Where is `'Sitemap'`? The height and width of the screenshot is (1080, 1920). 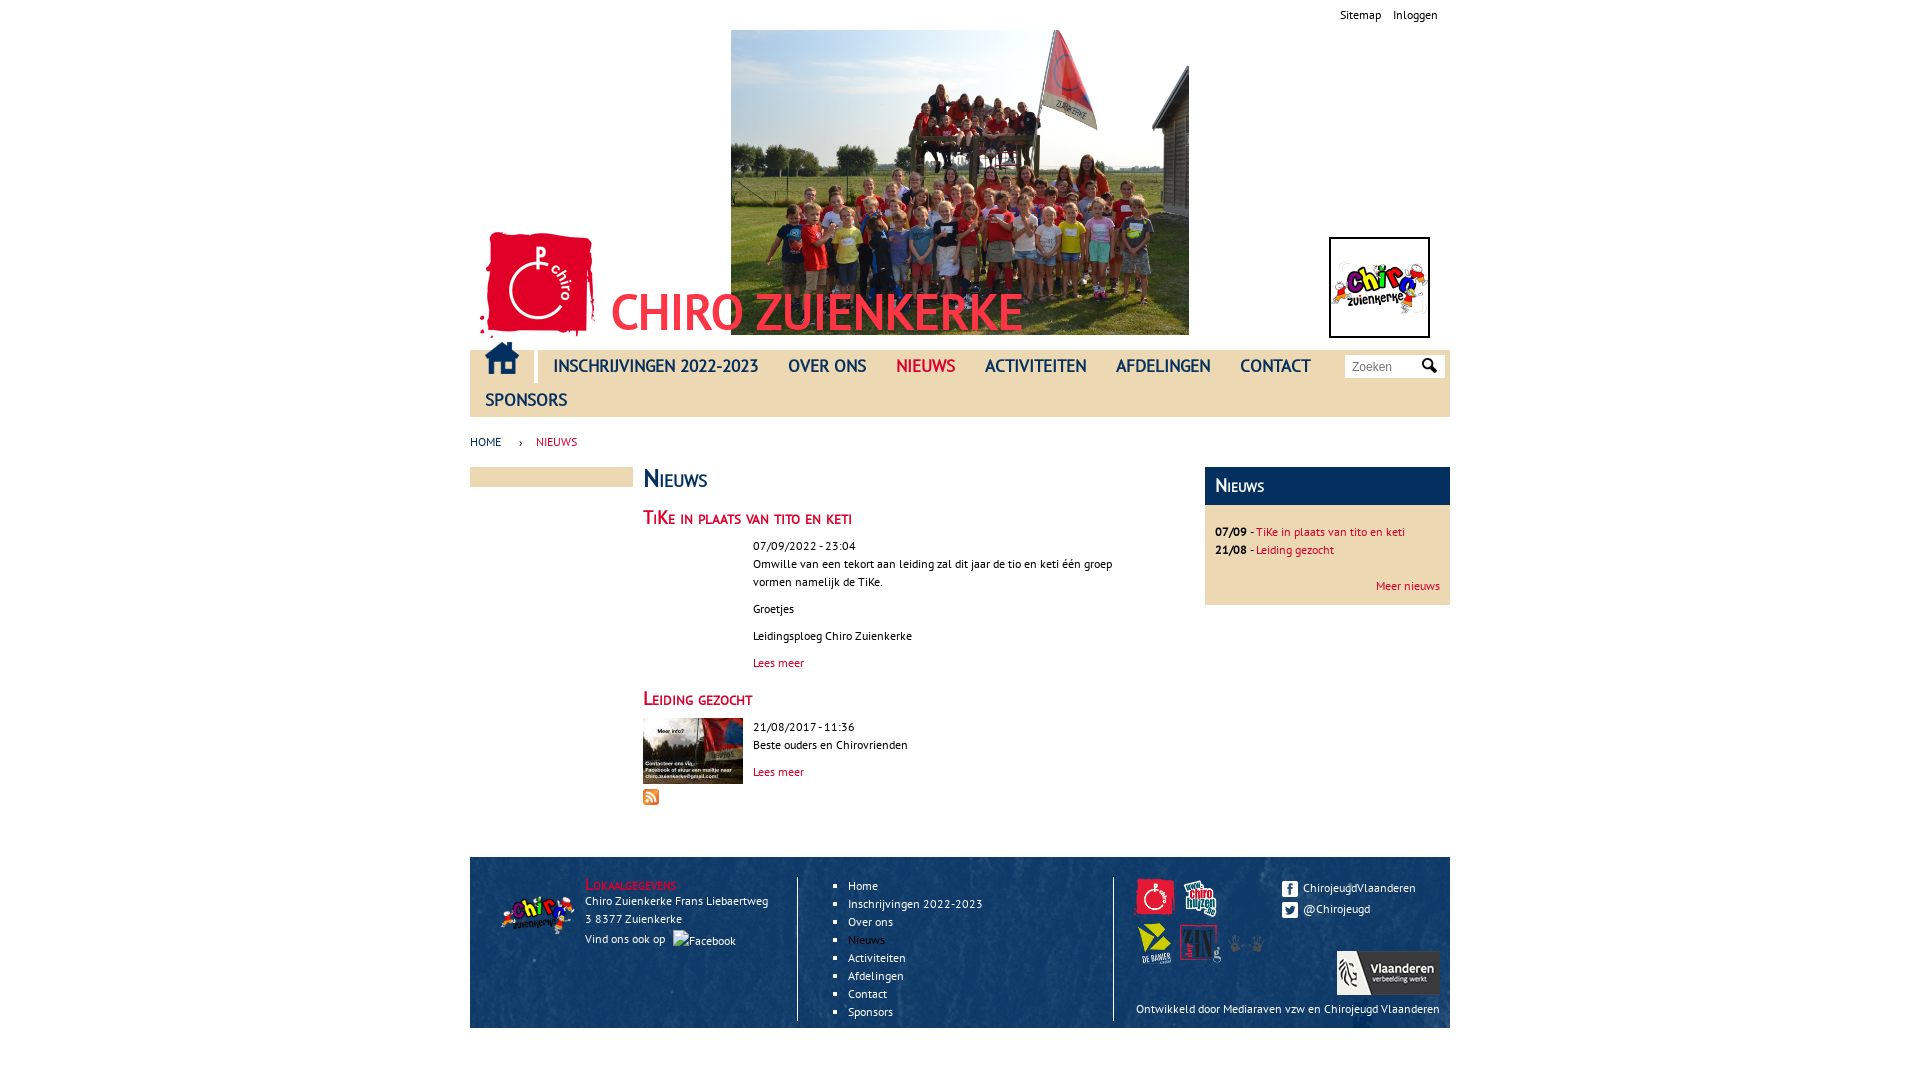
'Sitemap' is located at coordinates (1339, 14).